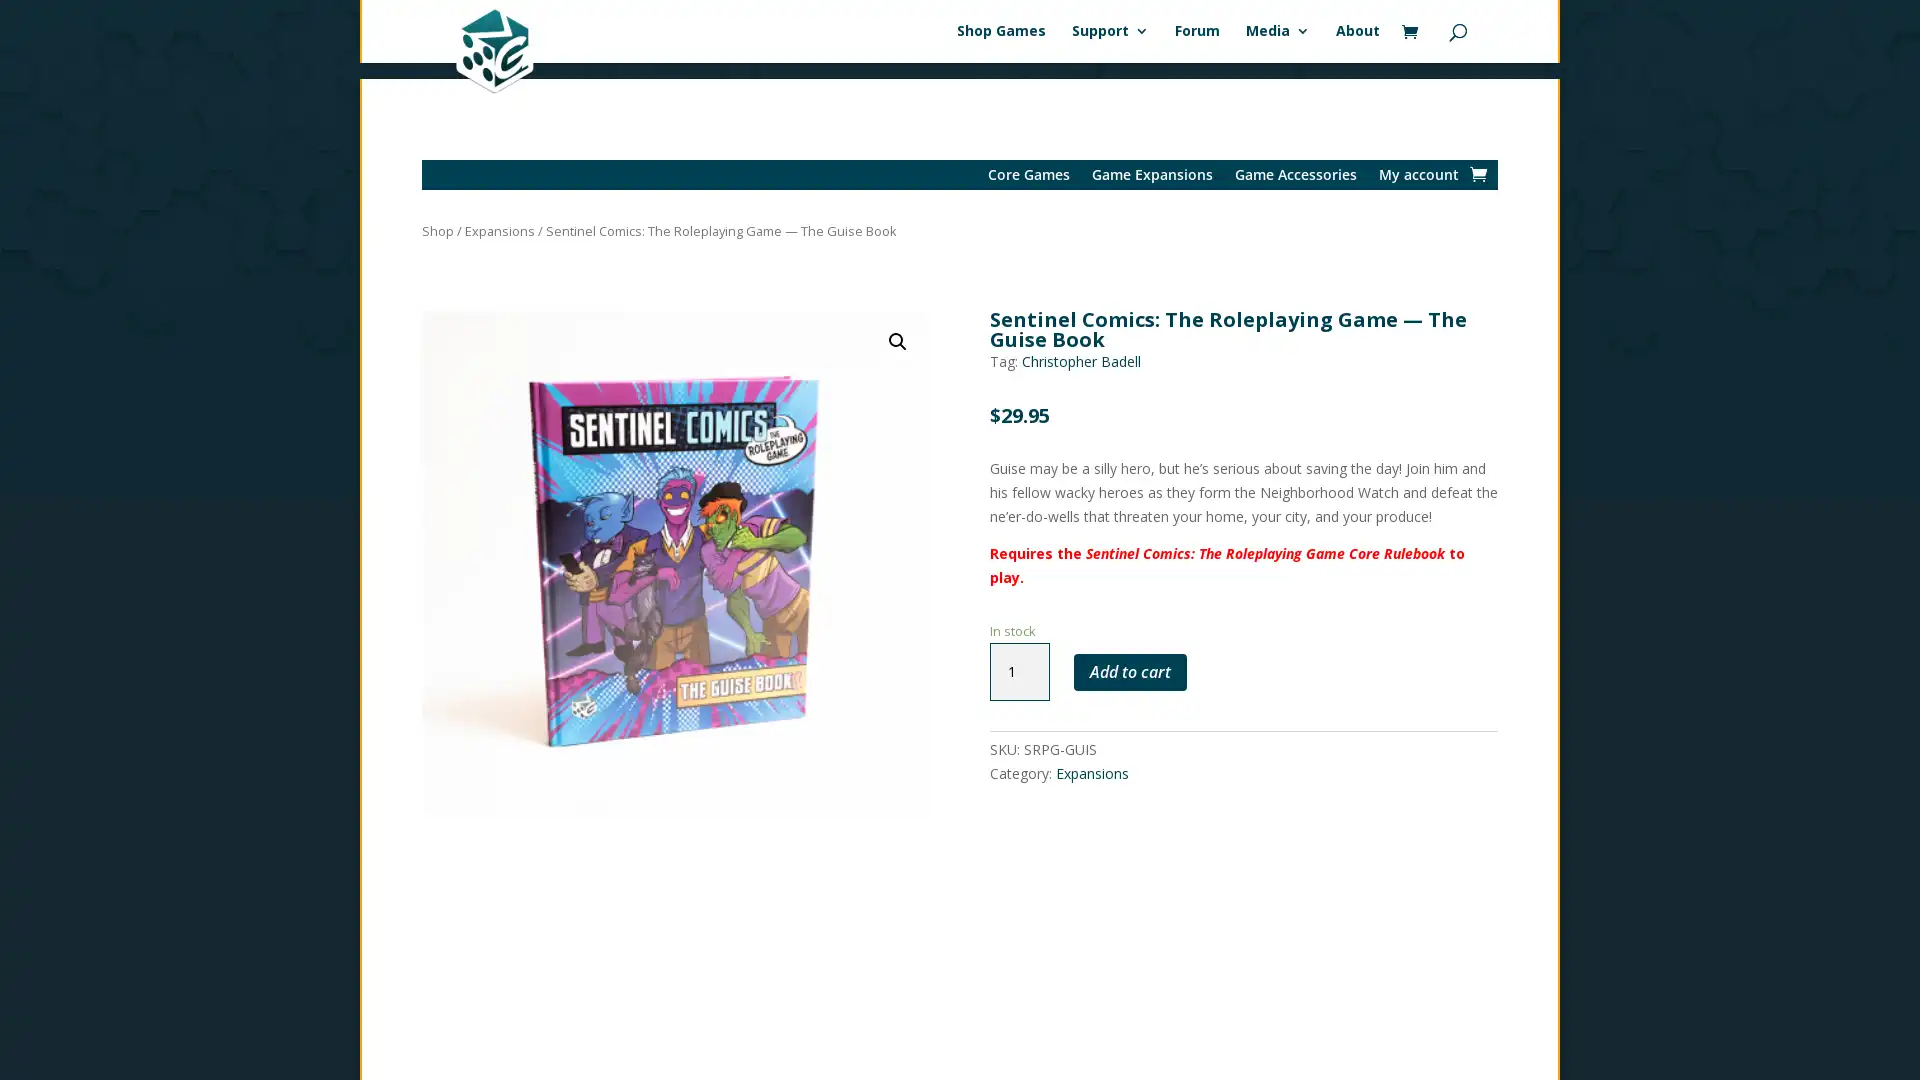 Image resolution: width=1920 pixels, height=1080 pixels. What do you see at coordinates (1129, 655) in the screenshot?
I see `Add to cart` at bounding box center [1129, 655].